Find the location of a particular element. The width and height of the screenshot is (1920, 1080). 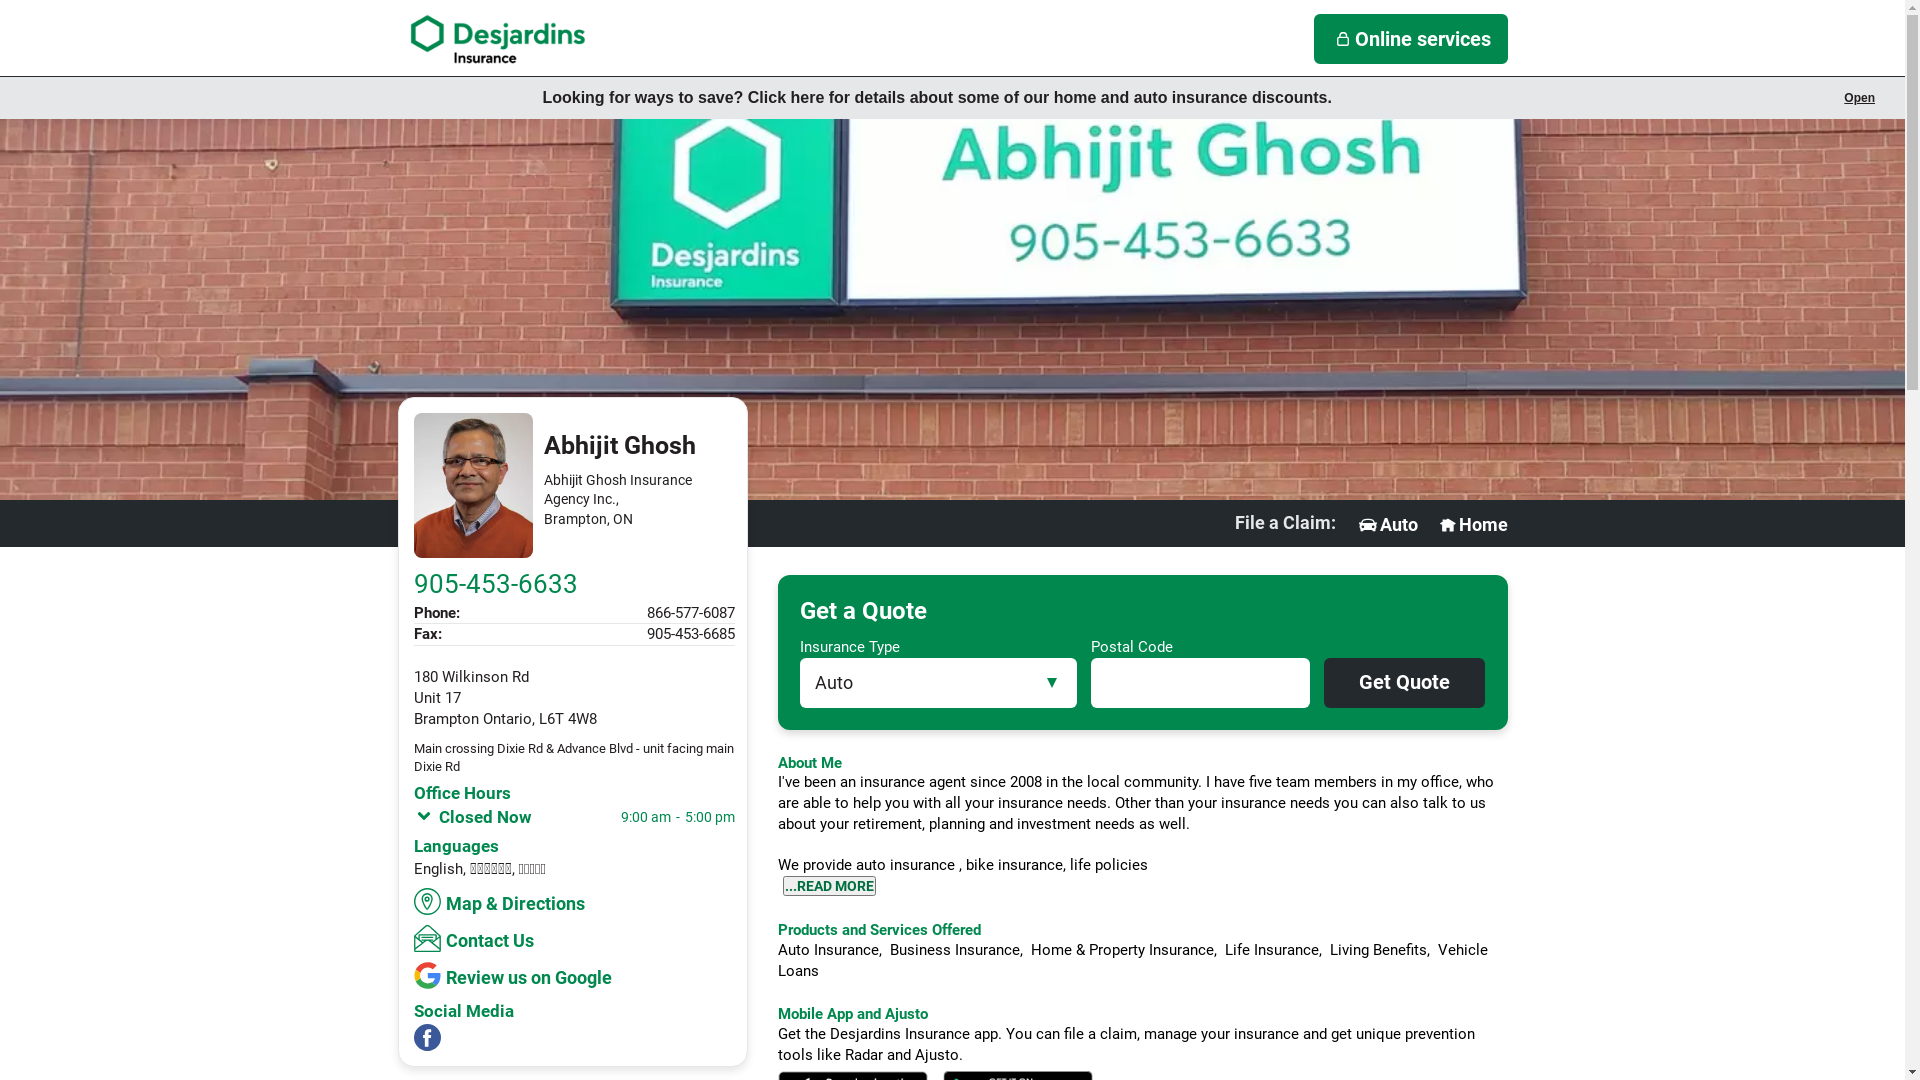

'Map & Directions' is located at coordinates (502, 901).